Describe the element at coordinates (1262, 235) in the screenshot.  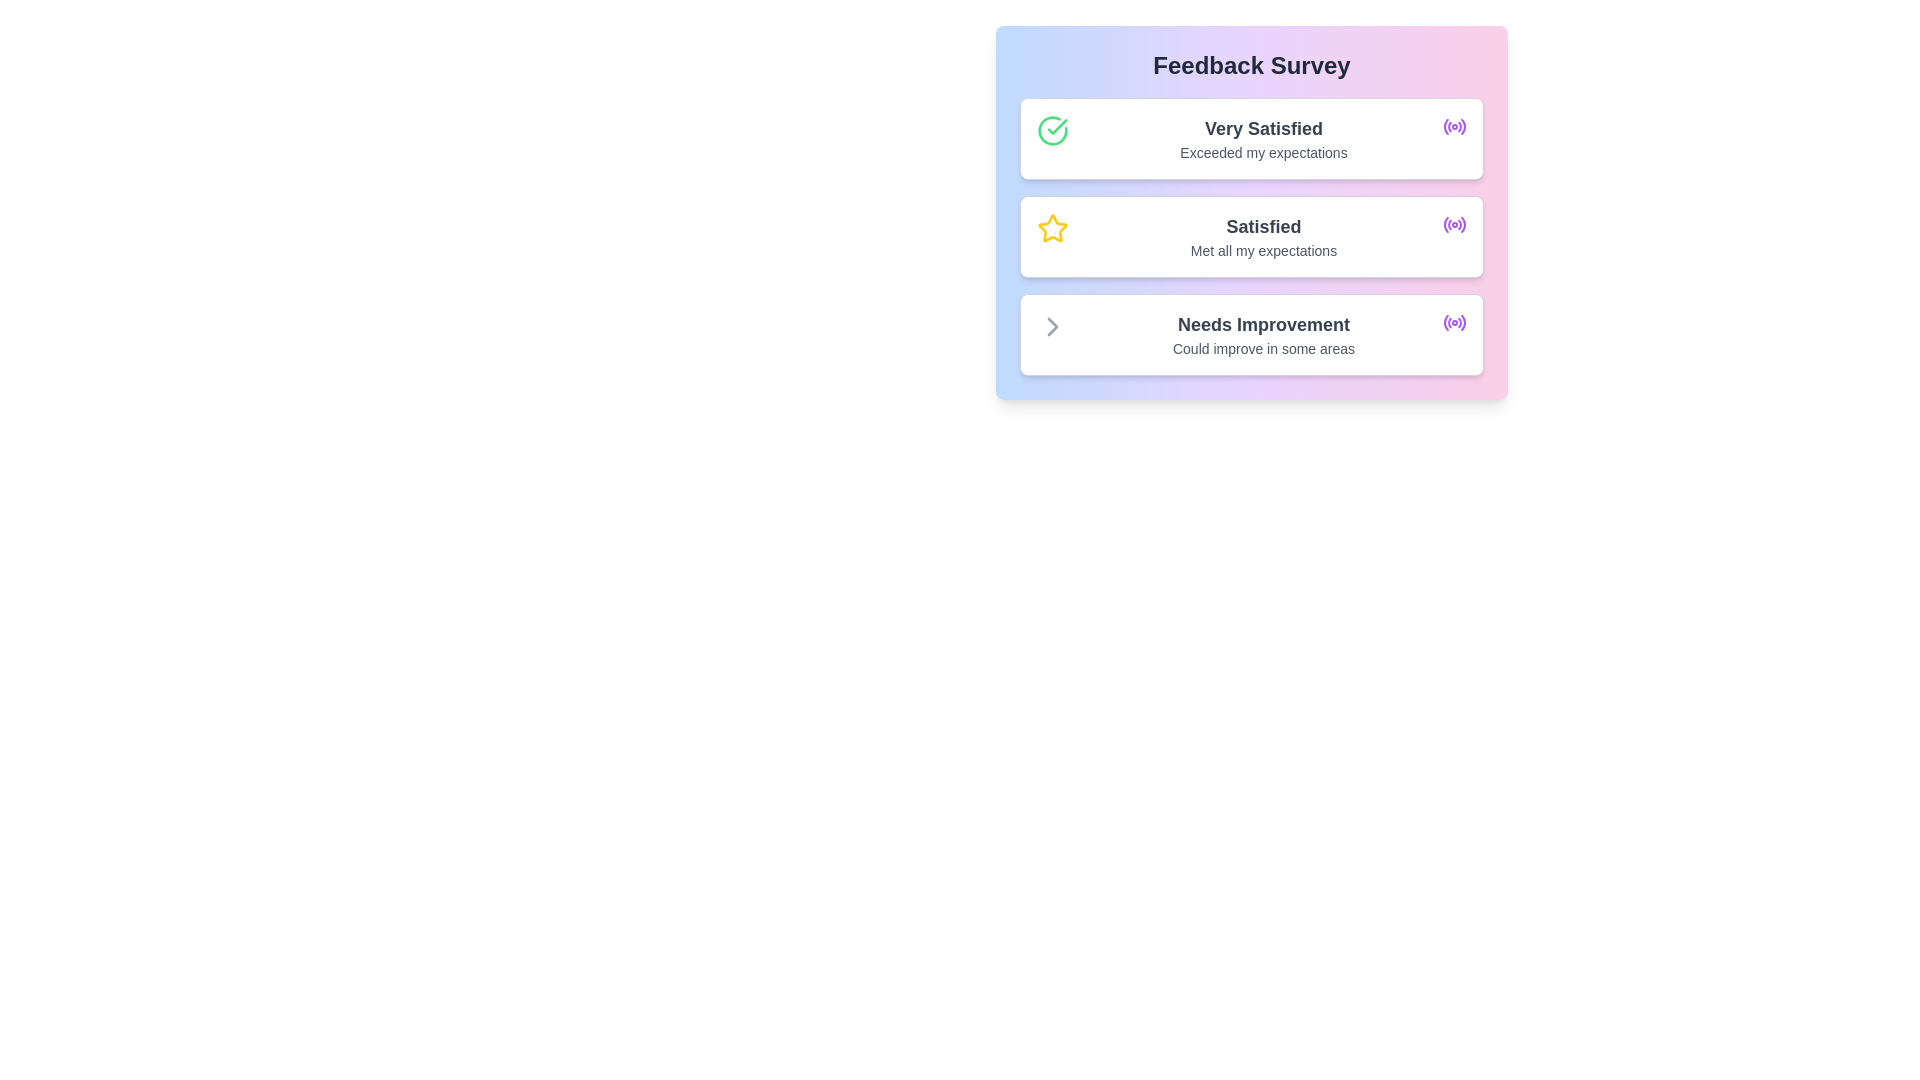
I see `the 'Satisfied' text block, which is the second option in a vertically stacked group of feedback choices, featuring bold text 'Satisfied' and smaller text 'Met all my expectations'` at that location.